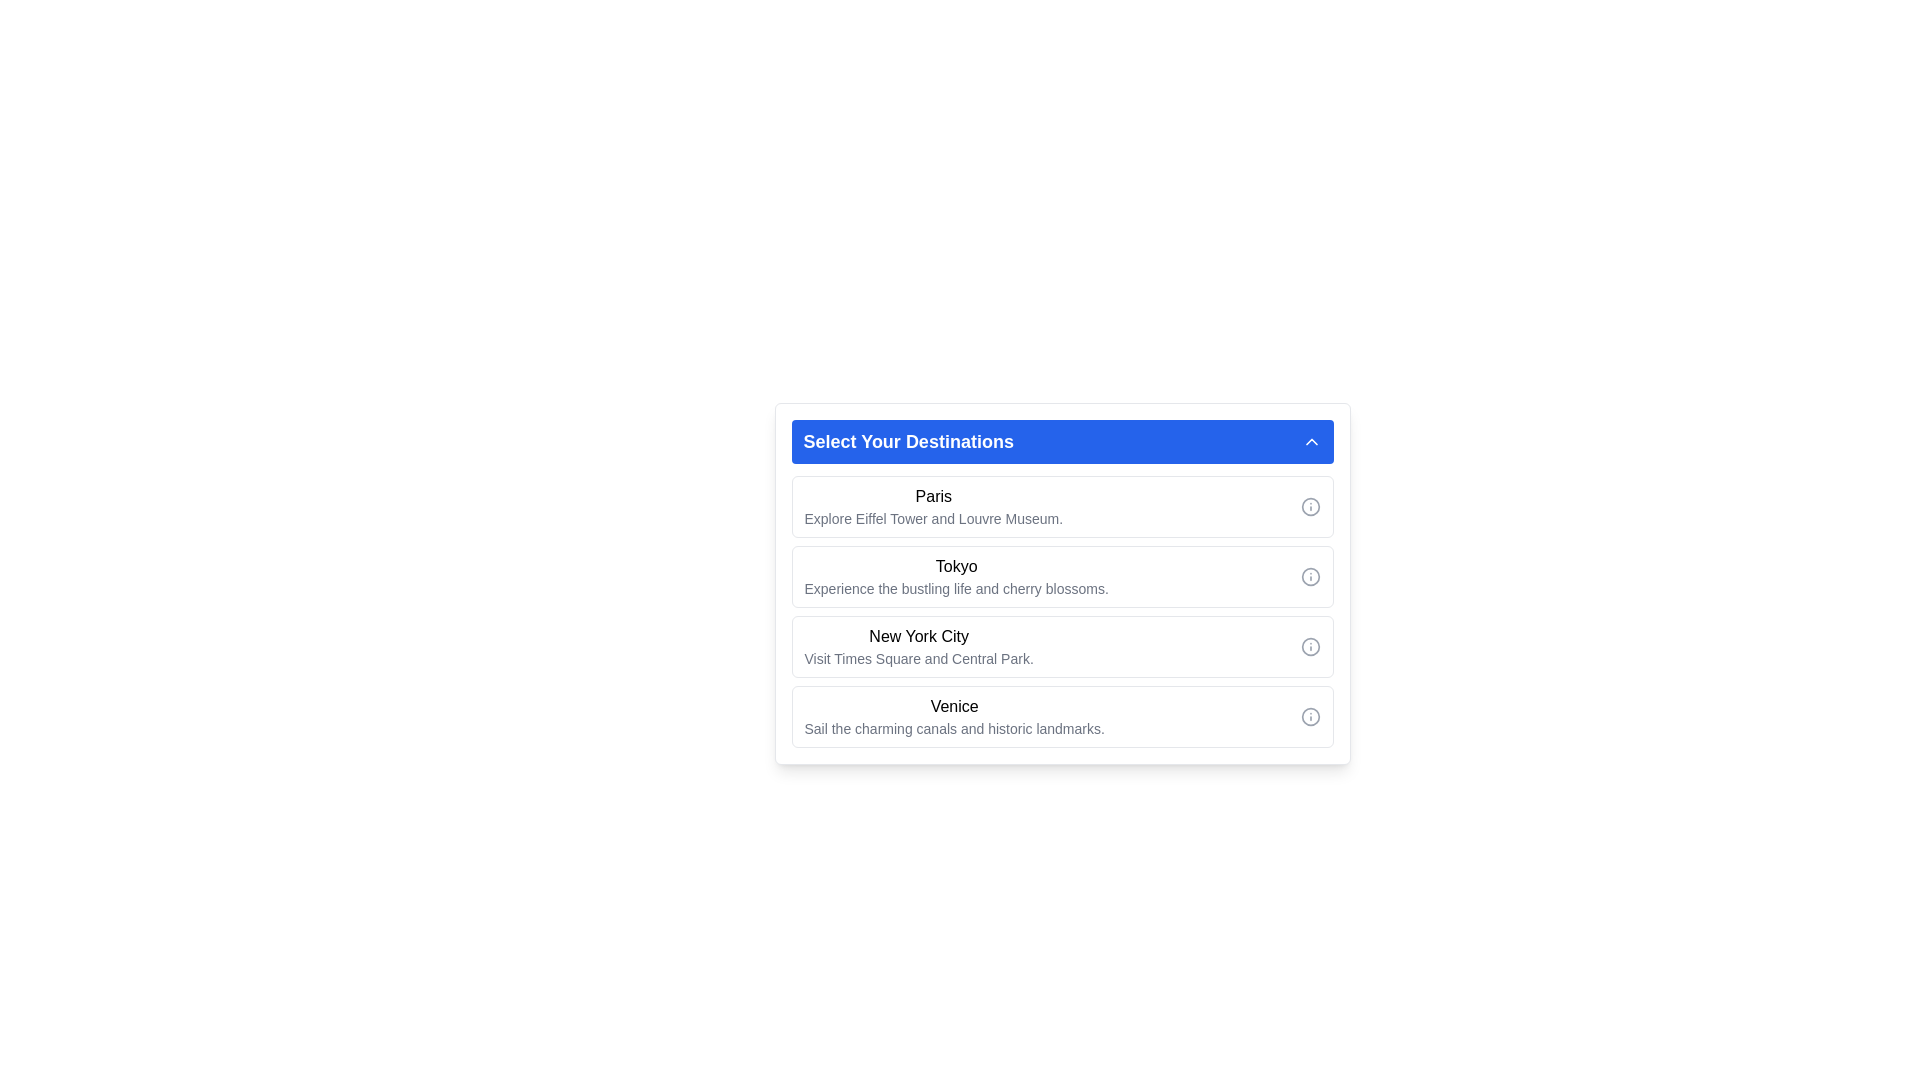 The width and height of the screenshot is (1920, 1080). What do you see at coordinates (1061, 716) in the screenshot?
I see `the informational card about 'Venice', which includes the heading in bold and a description below it` at bounding box center [1061, 716].